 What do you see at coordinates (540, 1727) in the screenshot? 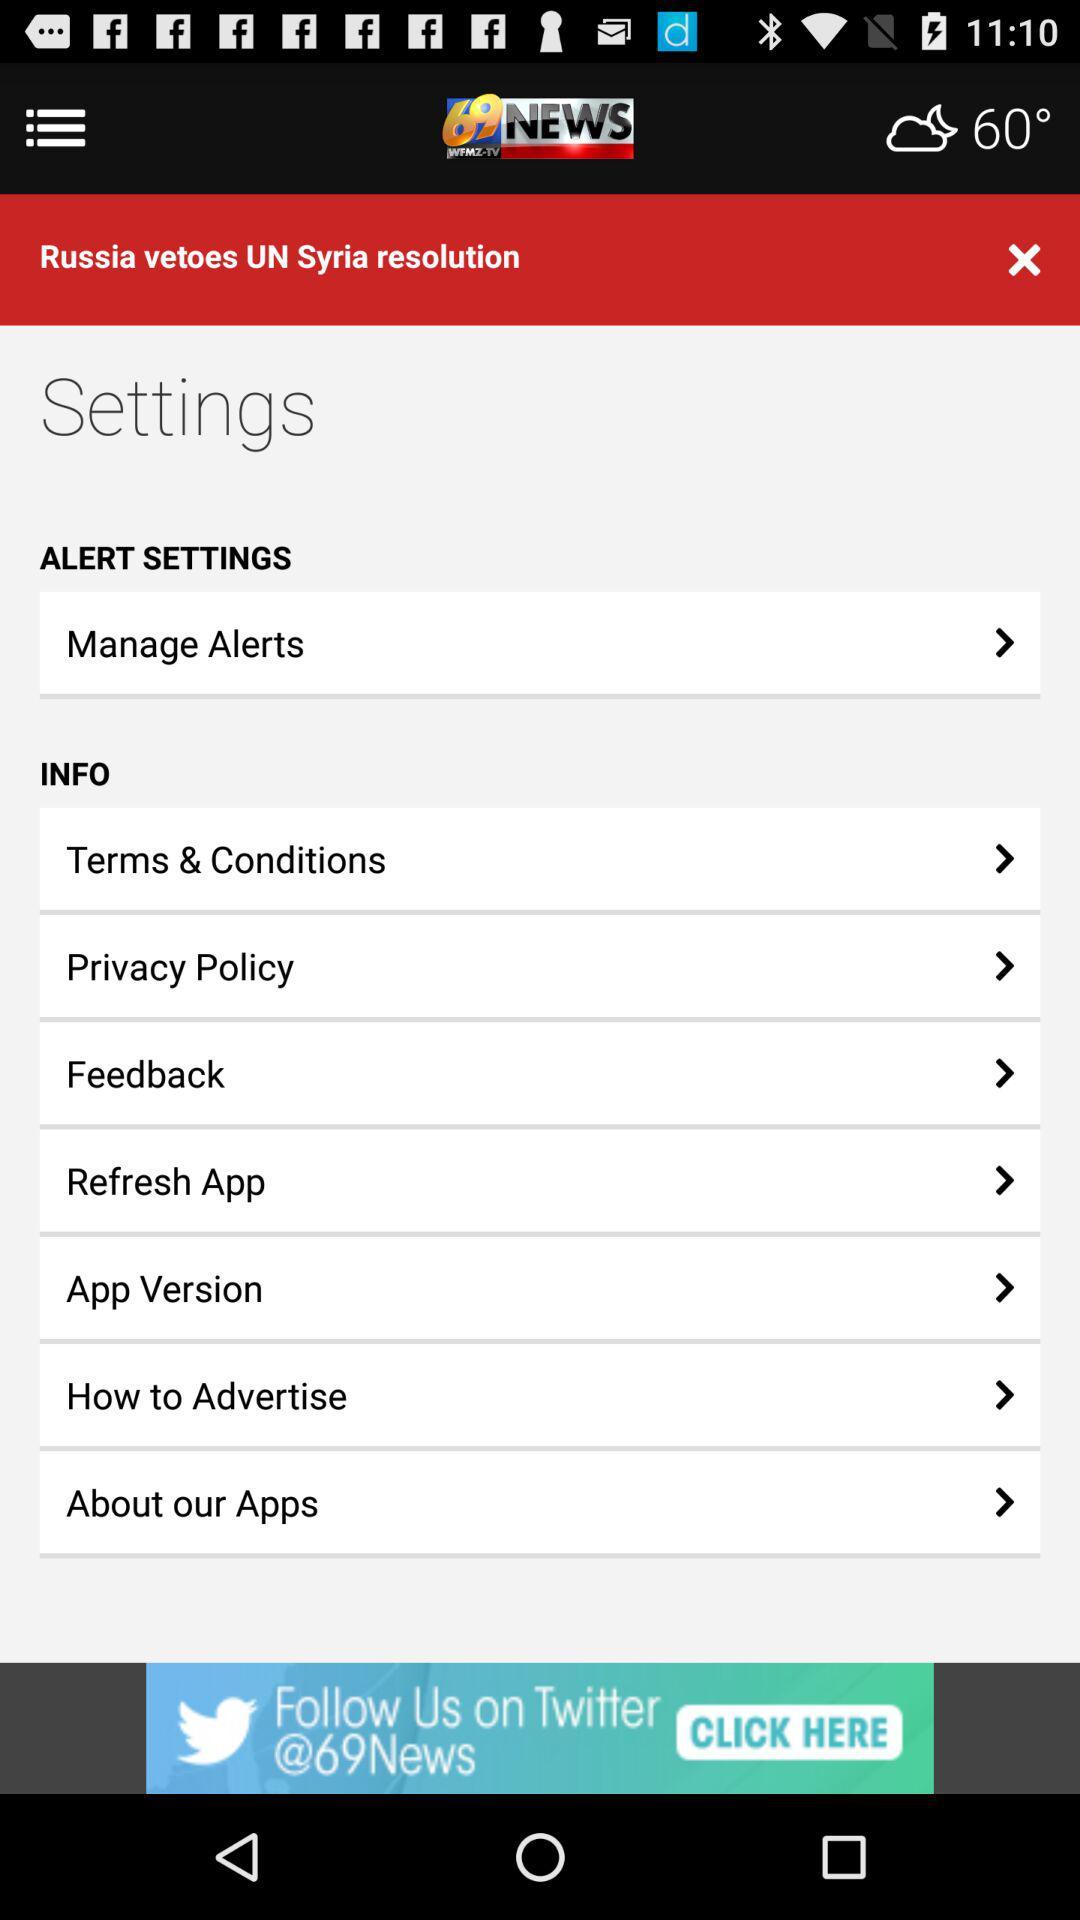
I see `advertisement` at bounding box center [540, 1727].